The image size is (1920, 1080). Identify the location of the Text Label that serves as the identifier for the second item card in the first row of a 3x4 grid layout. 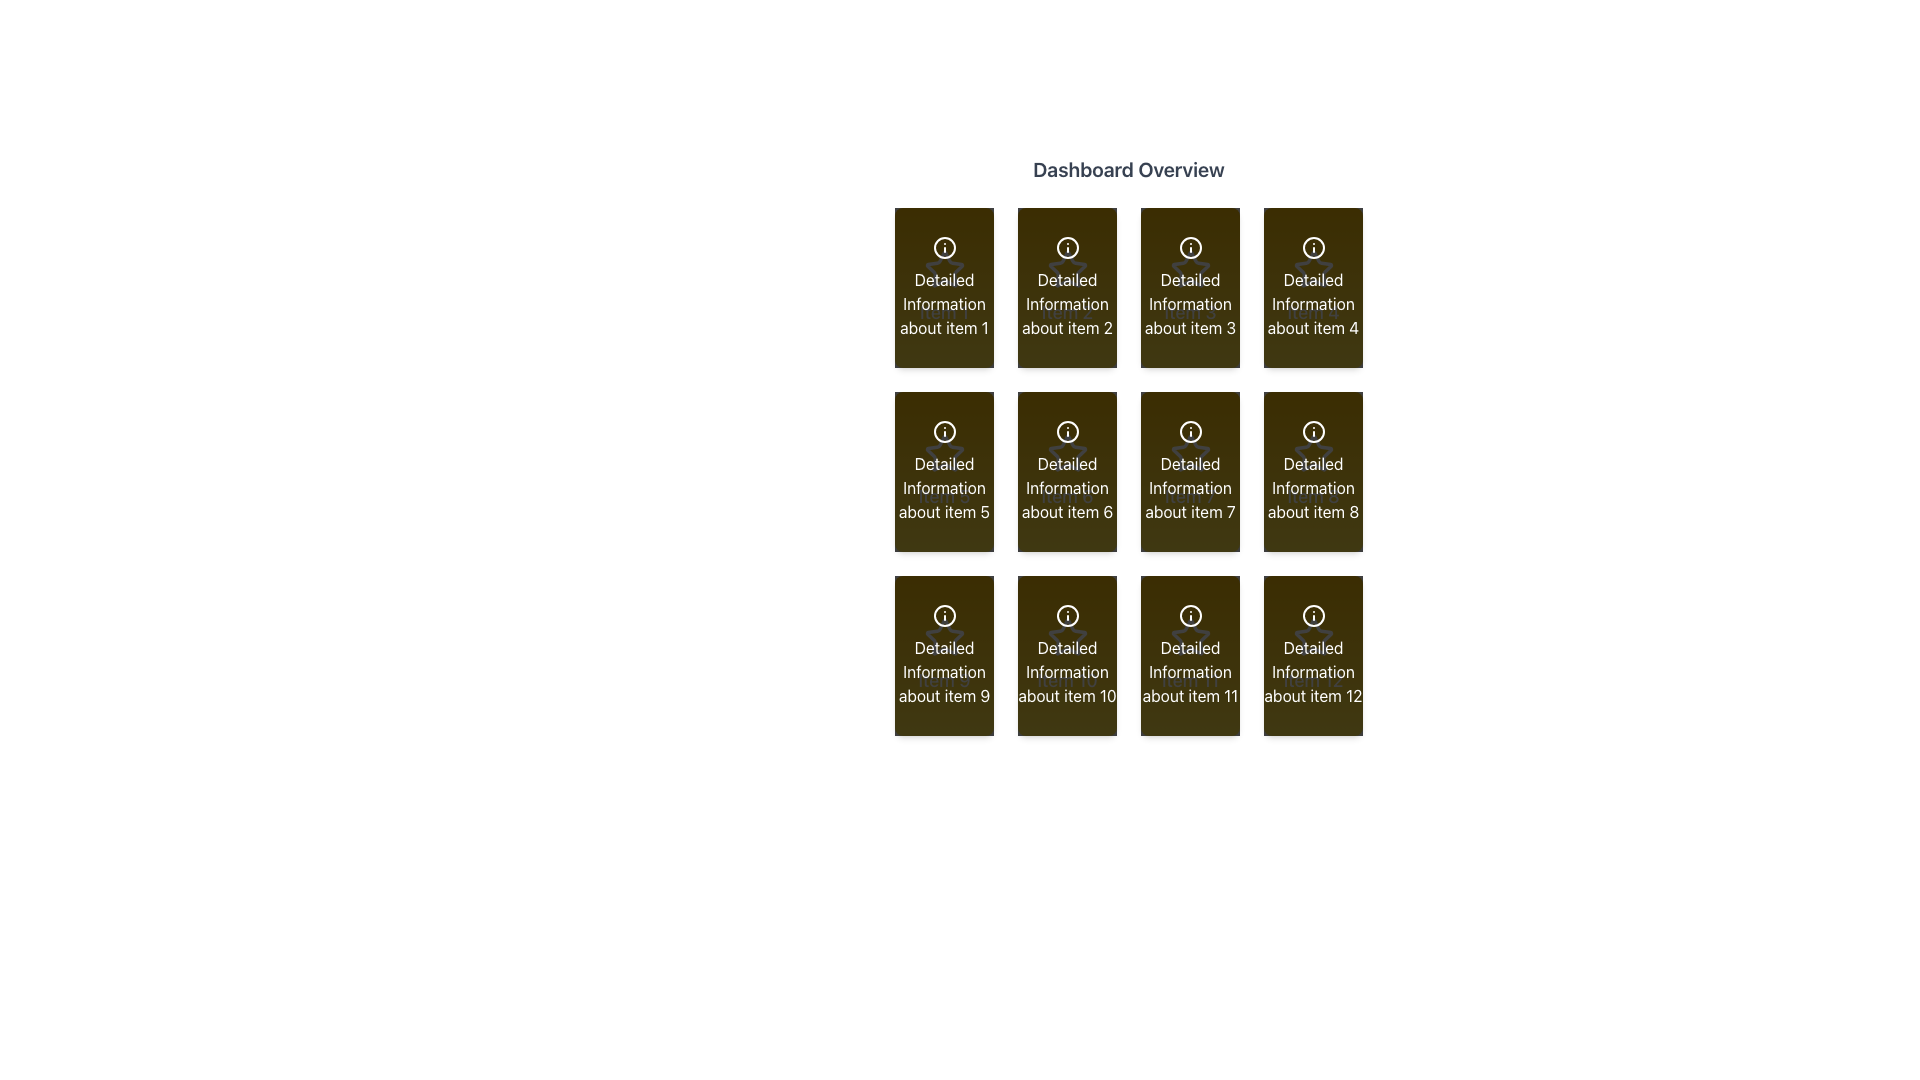
(1066, 312).